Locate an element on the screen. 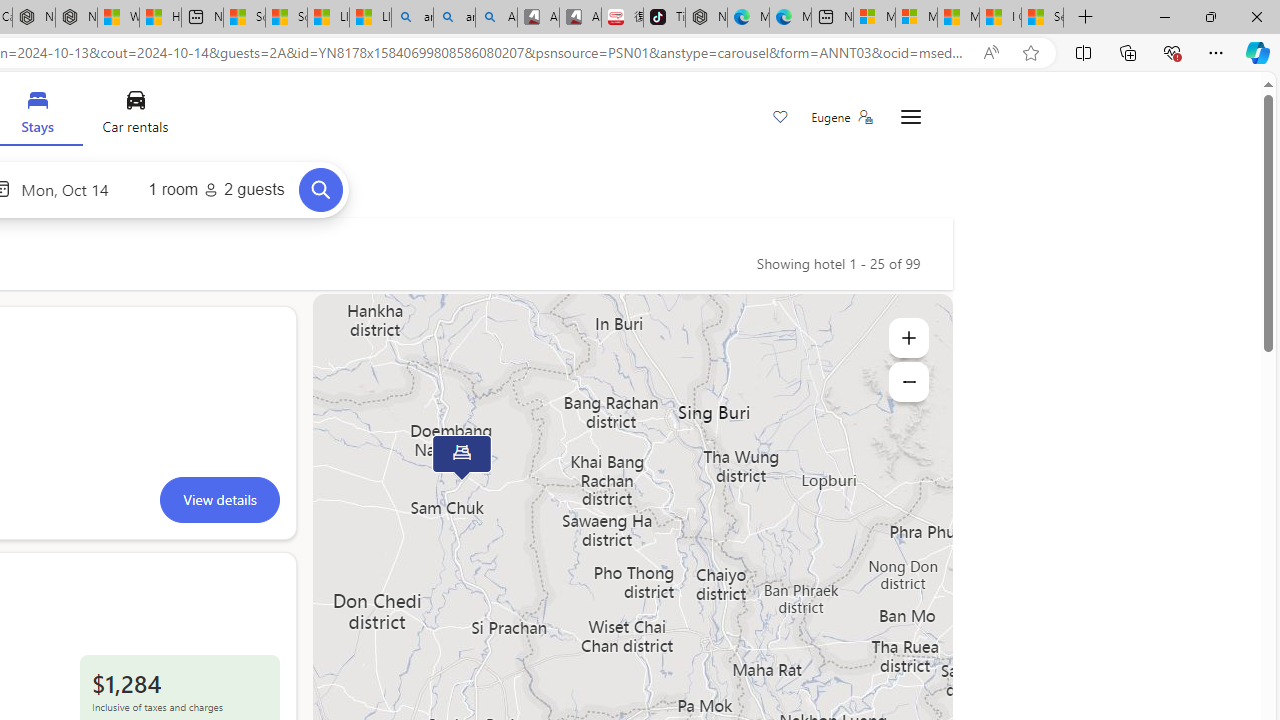 The height and width of the screenshot is (720, 1280). 'amazon - Search Images' is located at coordinates (453, 17).